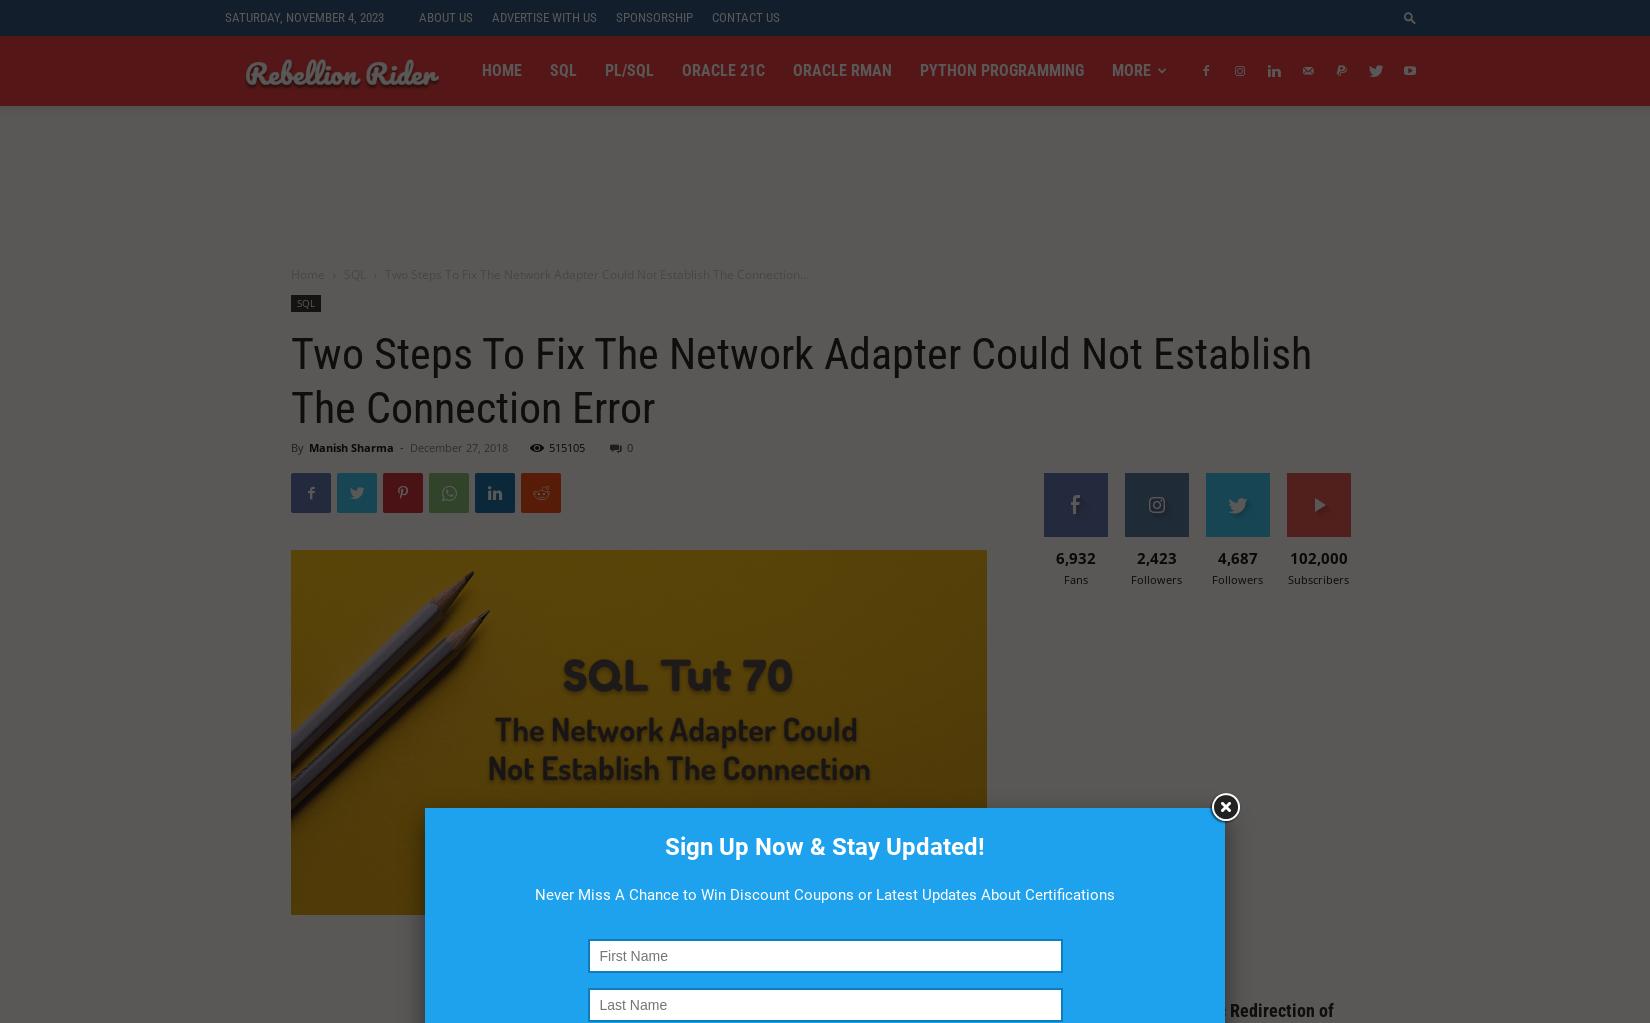 This screenshot has height=1023, width=1650. What do you see at coordinates (628, 446) in the screenshot?
I see `'0'` at bounding box center [628, 446].